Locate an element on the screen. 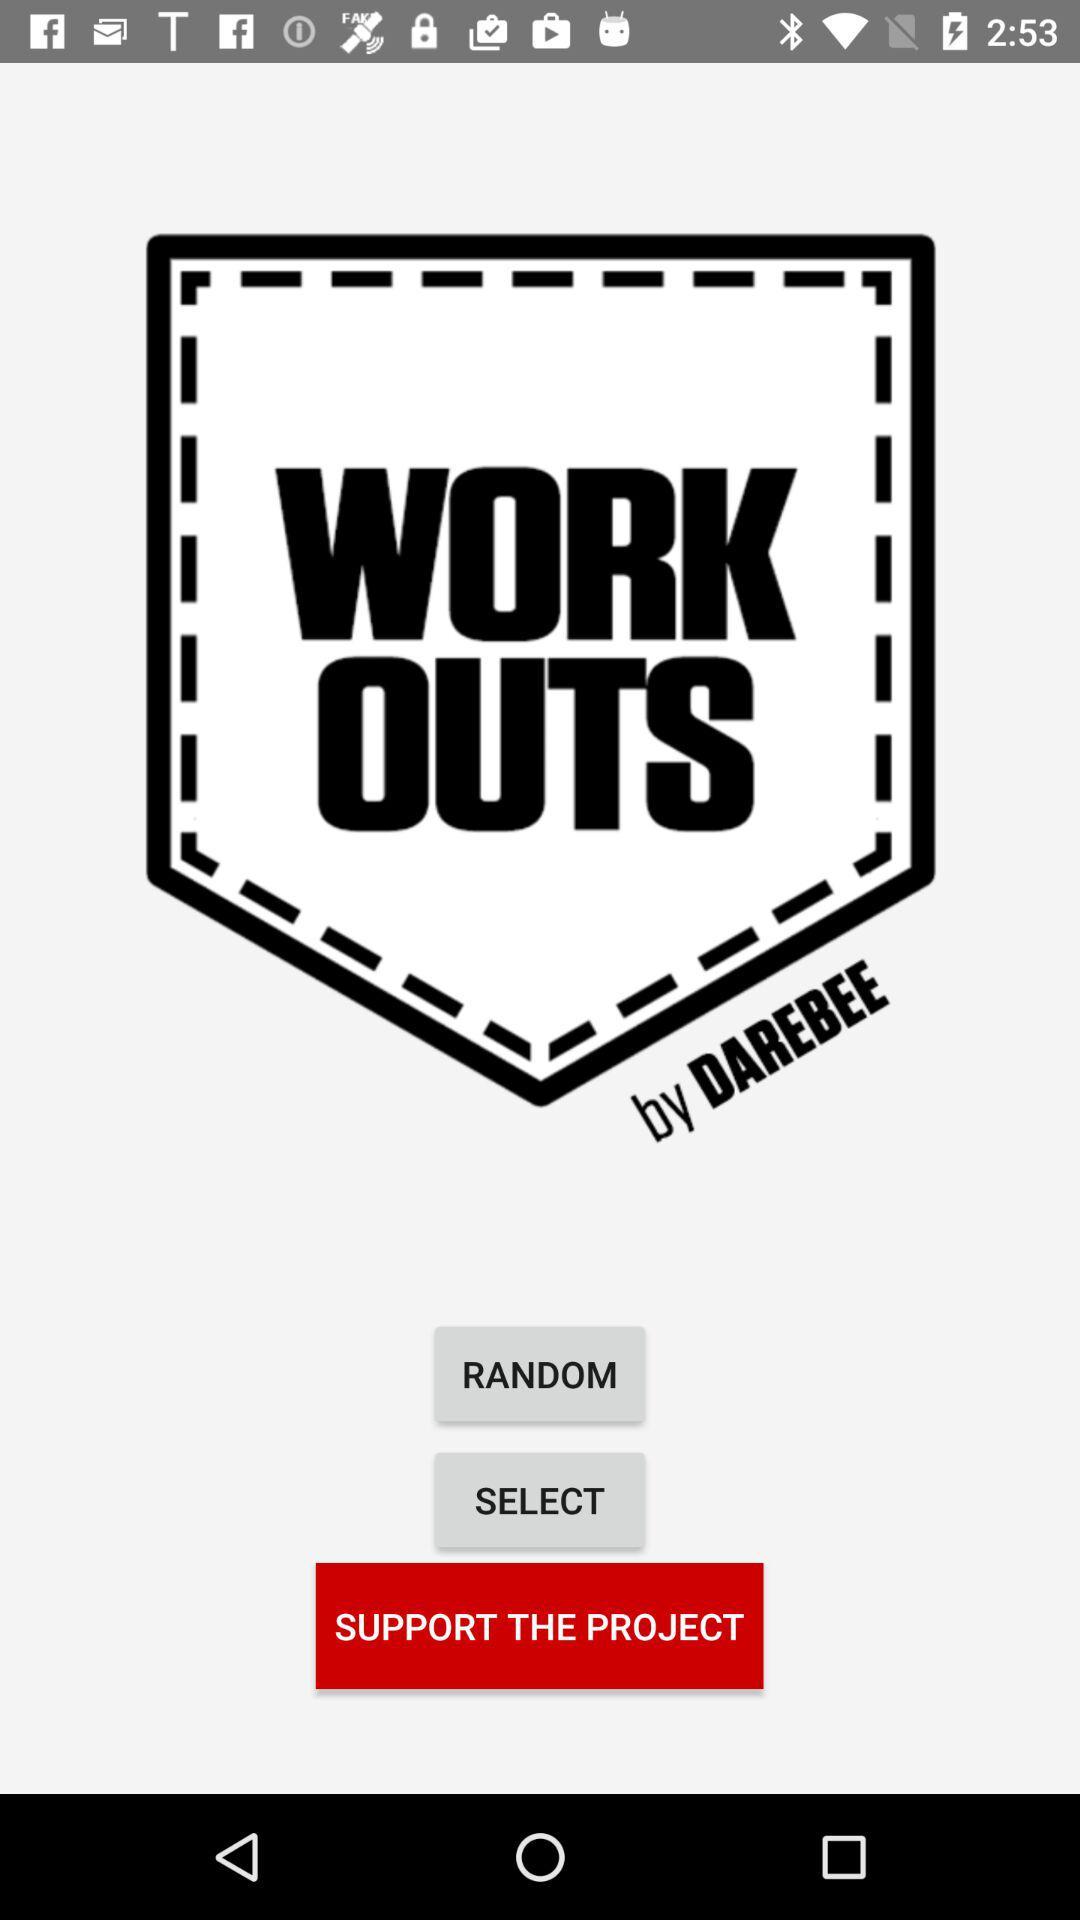  the icon above the support the project icon is located at coordinates (540, 1499).